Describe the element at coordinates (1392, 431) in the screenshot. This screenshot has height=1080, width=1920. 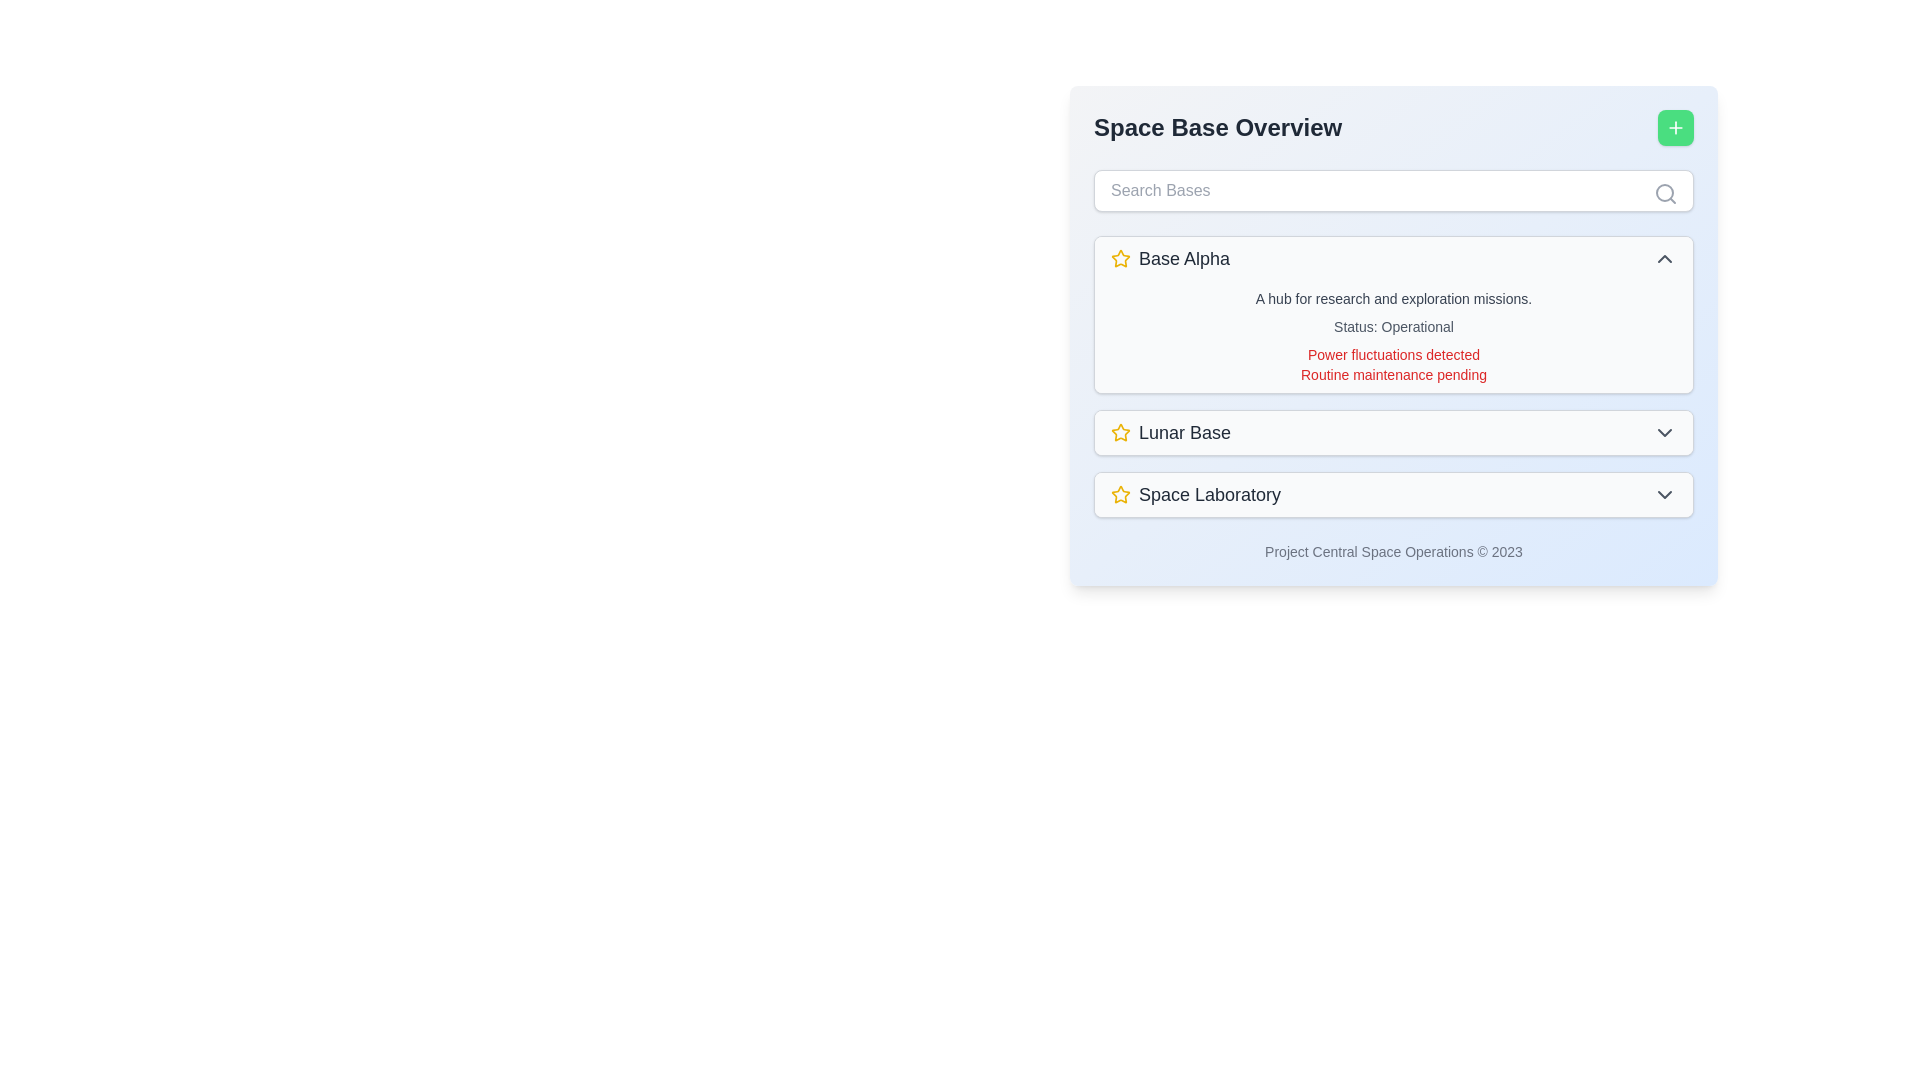
I see `the second item in the interactive list, which represents 'Lunar Base'` at that location.